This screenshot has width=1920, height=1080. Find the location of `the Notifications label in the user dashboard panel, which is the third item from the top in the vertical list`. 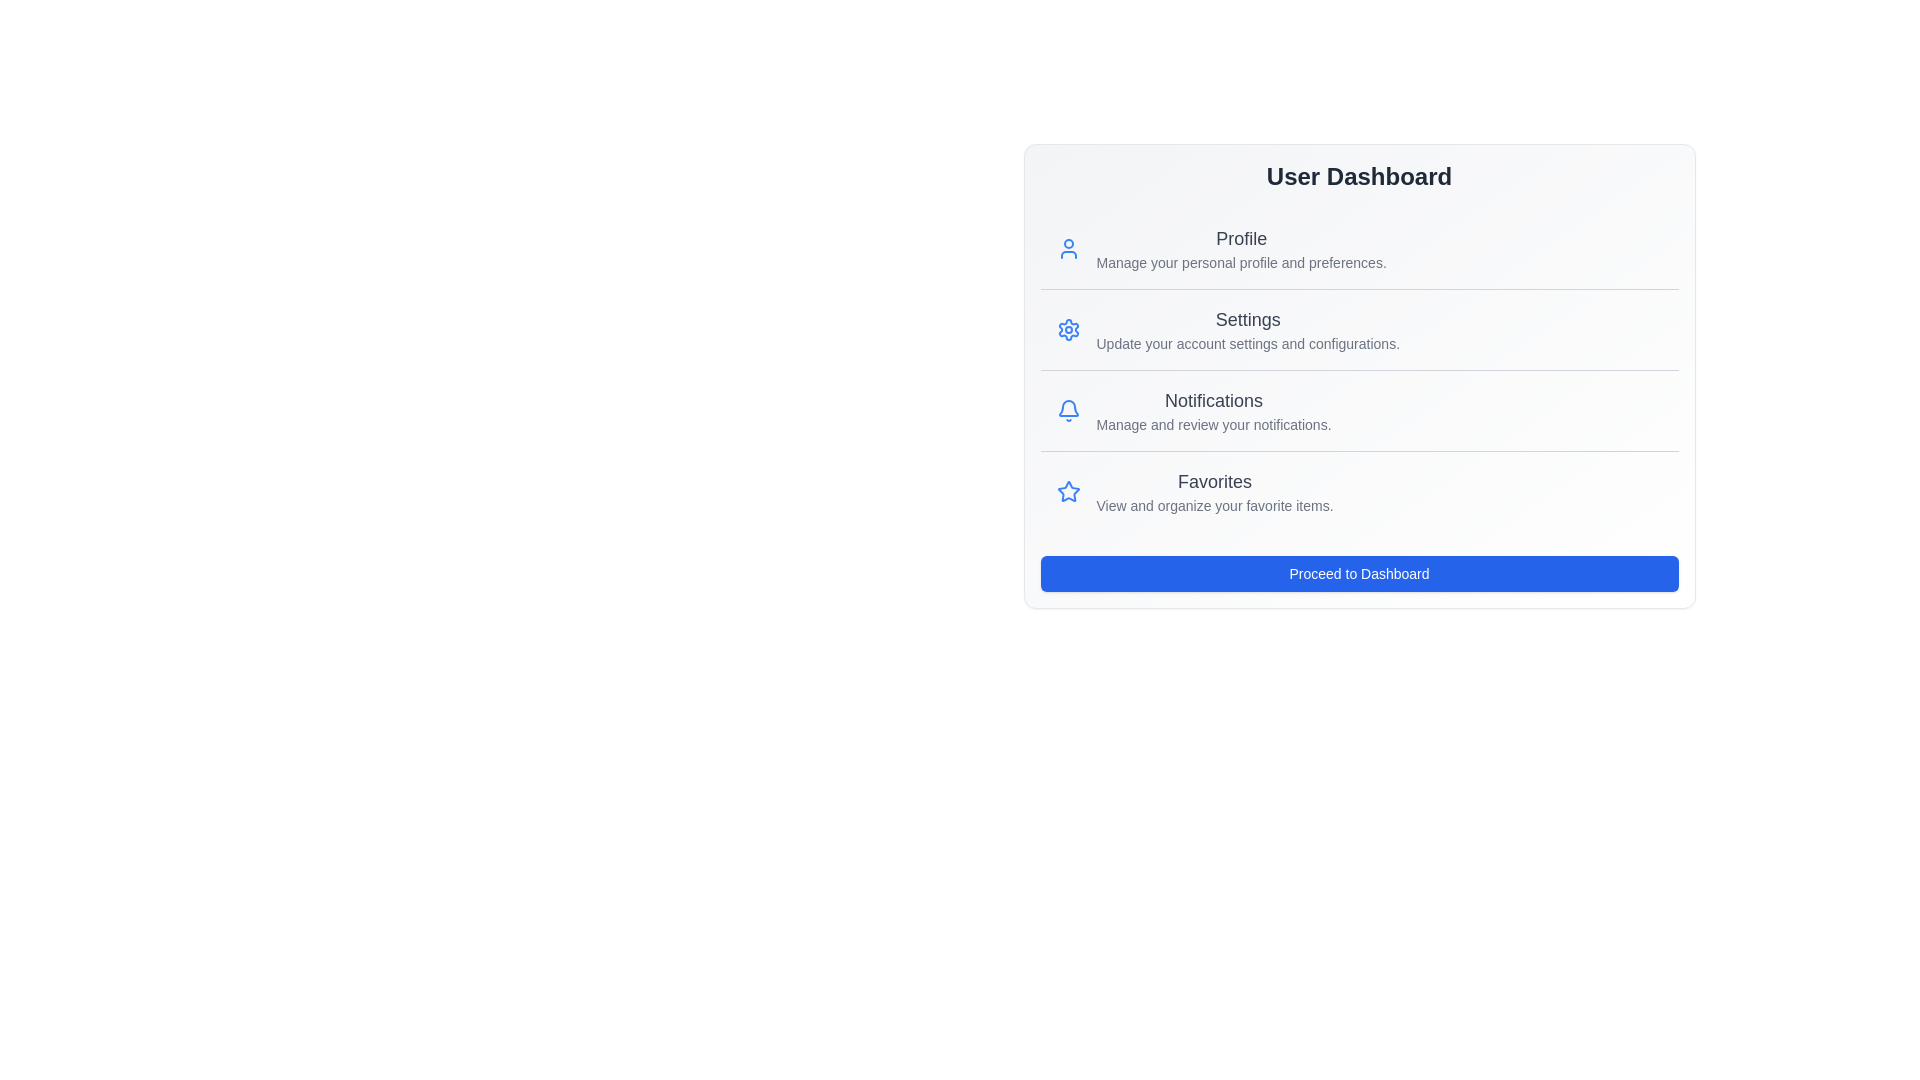

the Notifications label in the user dashboard panel, which is the third item from the top in the vertical list is located at coordinates (1213, 410).